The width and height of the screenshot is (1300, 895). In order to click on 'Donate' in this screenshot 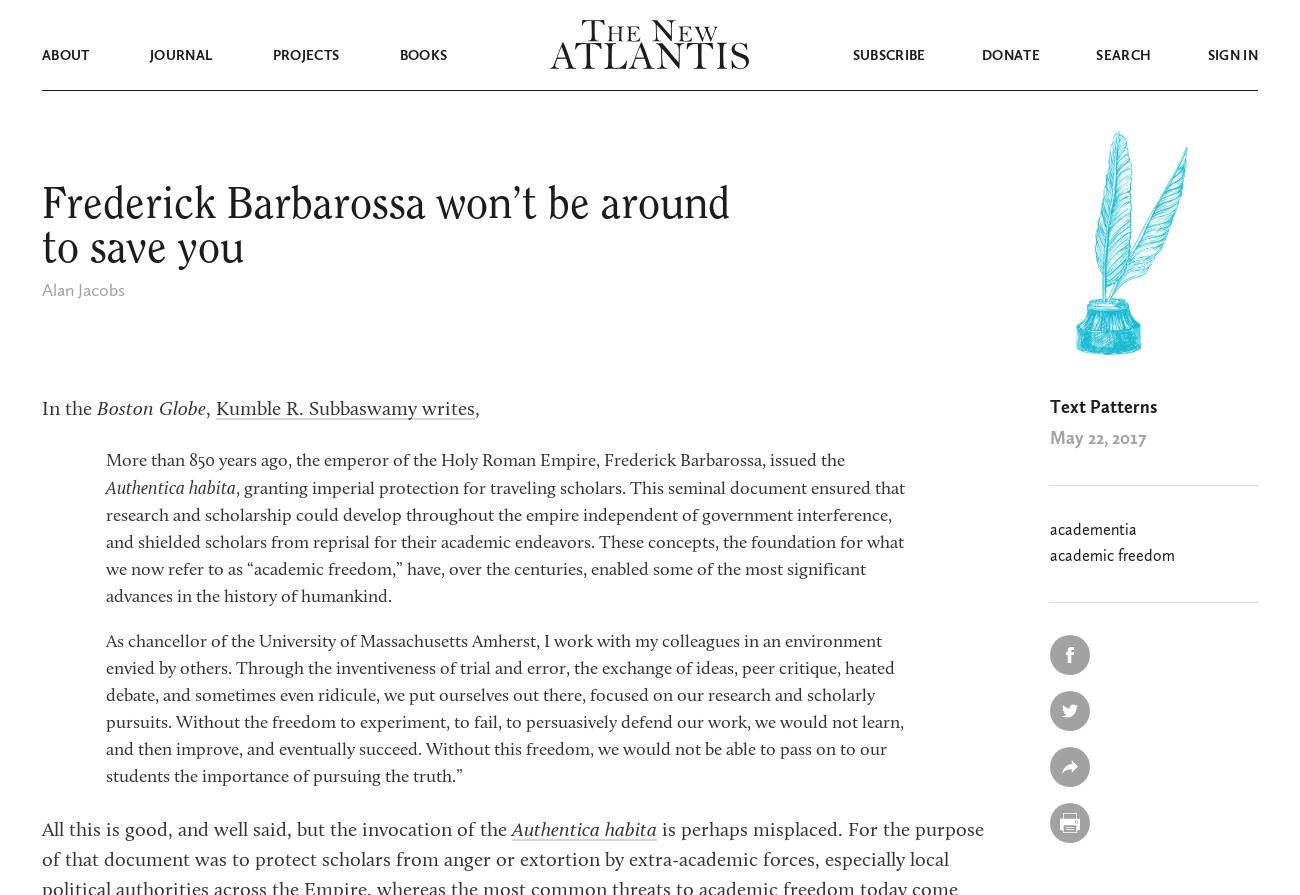, I will do `click(1009, 55)`.